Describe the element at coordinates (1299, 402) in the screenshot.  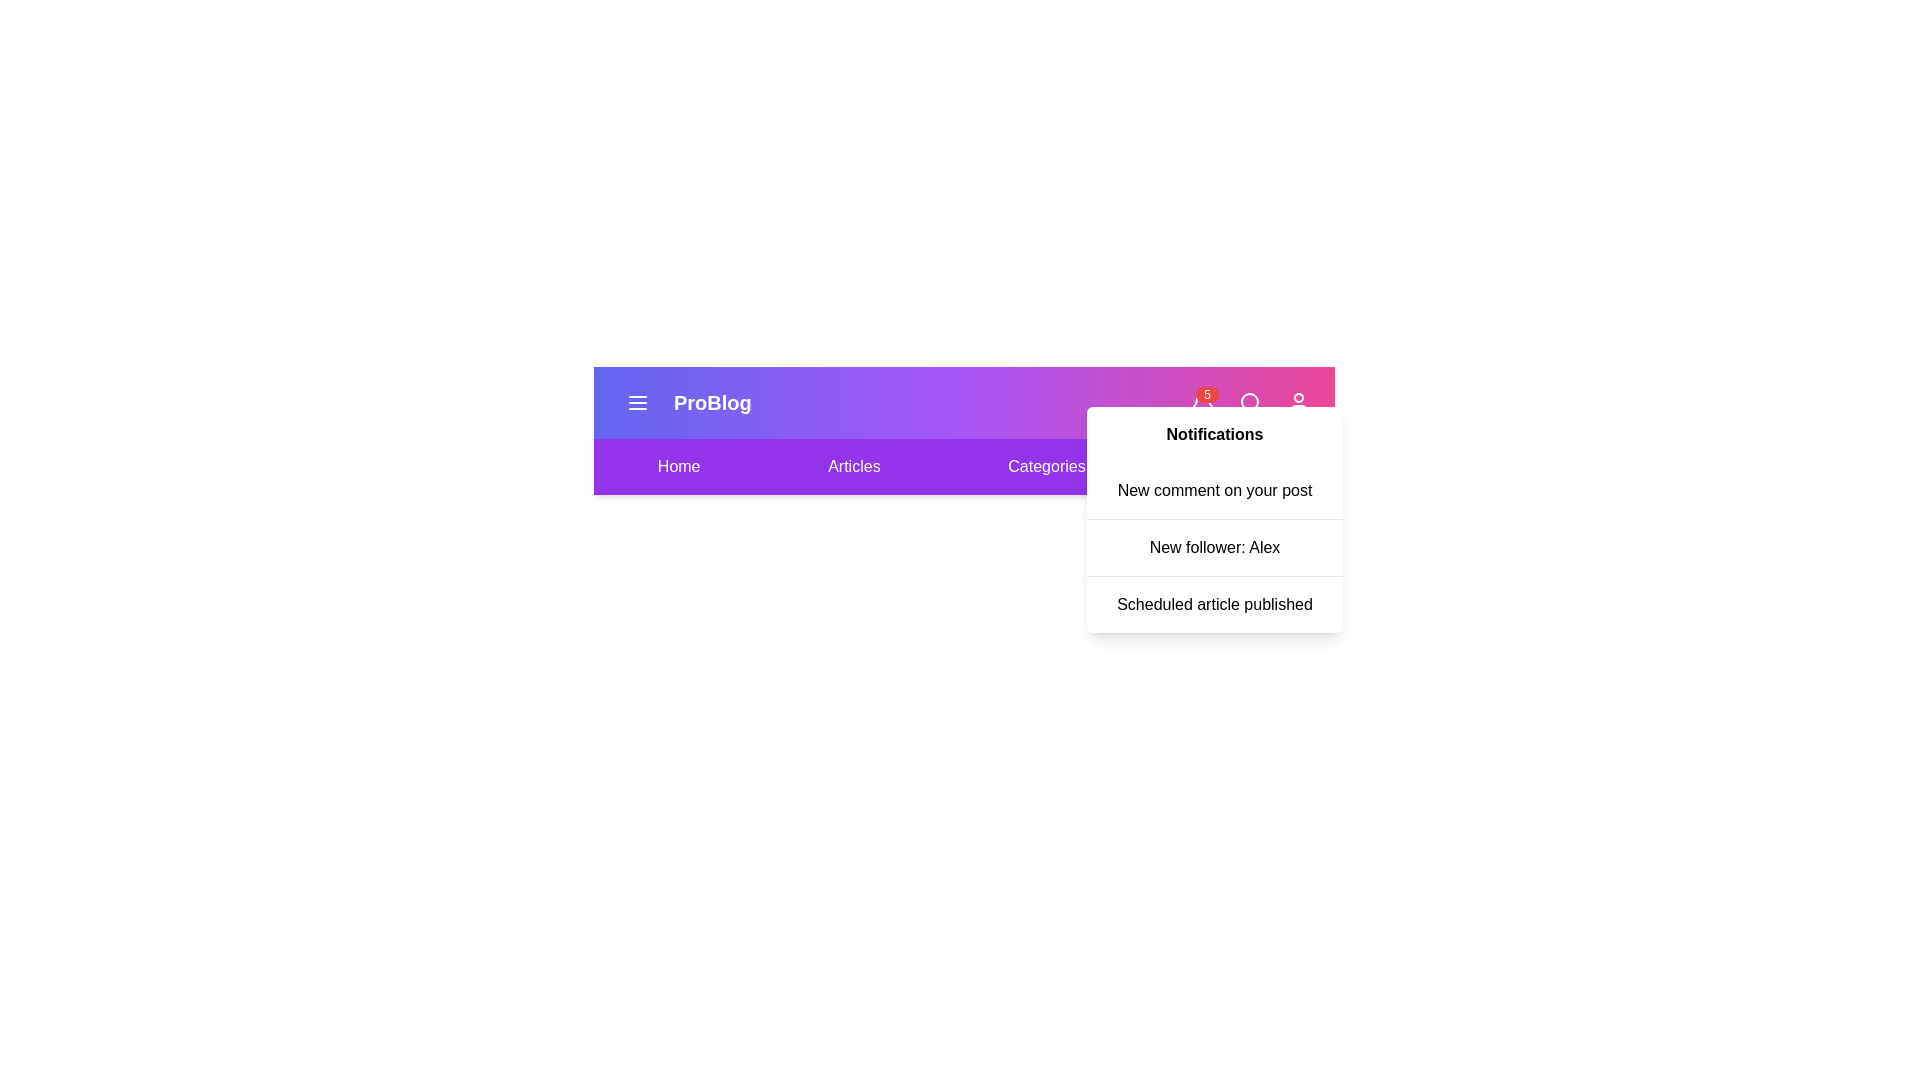
I see `the user icon to access user-related actions` at that location.